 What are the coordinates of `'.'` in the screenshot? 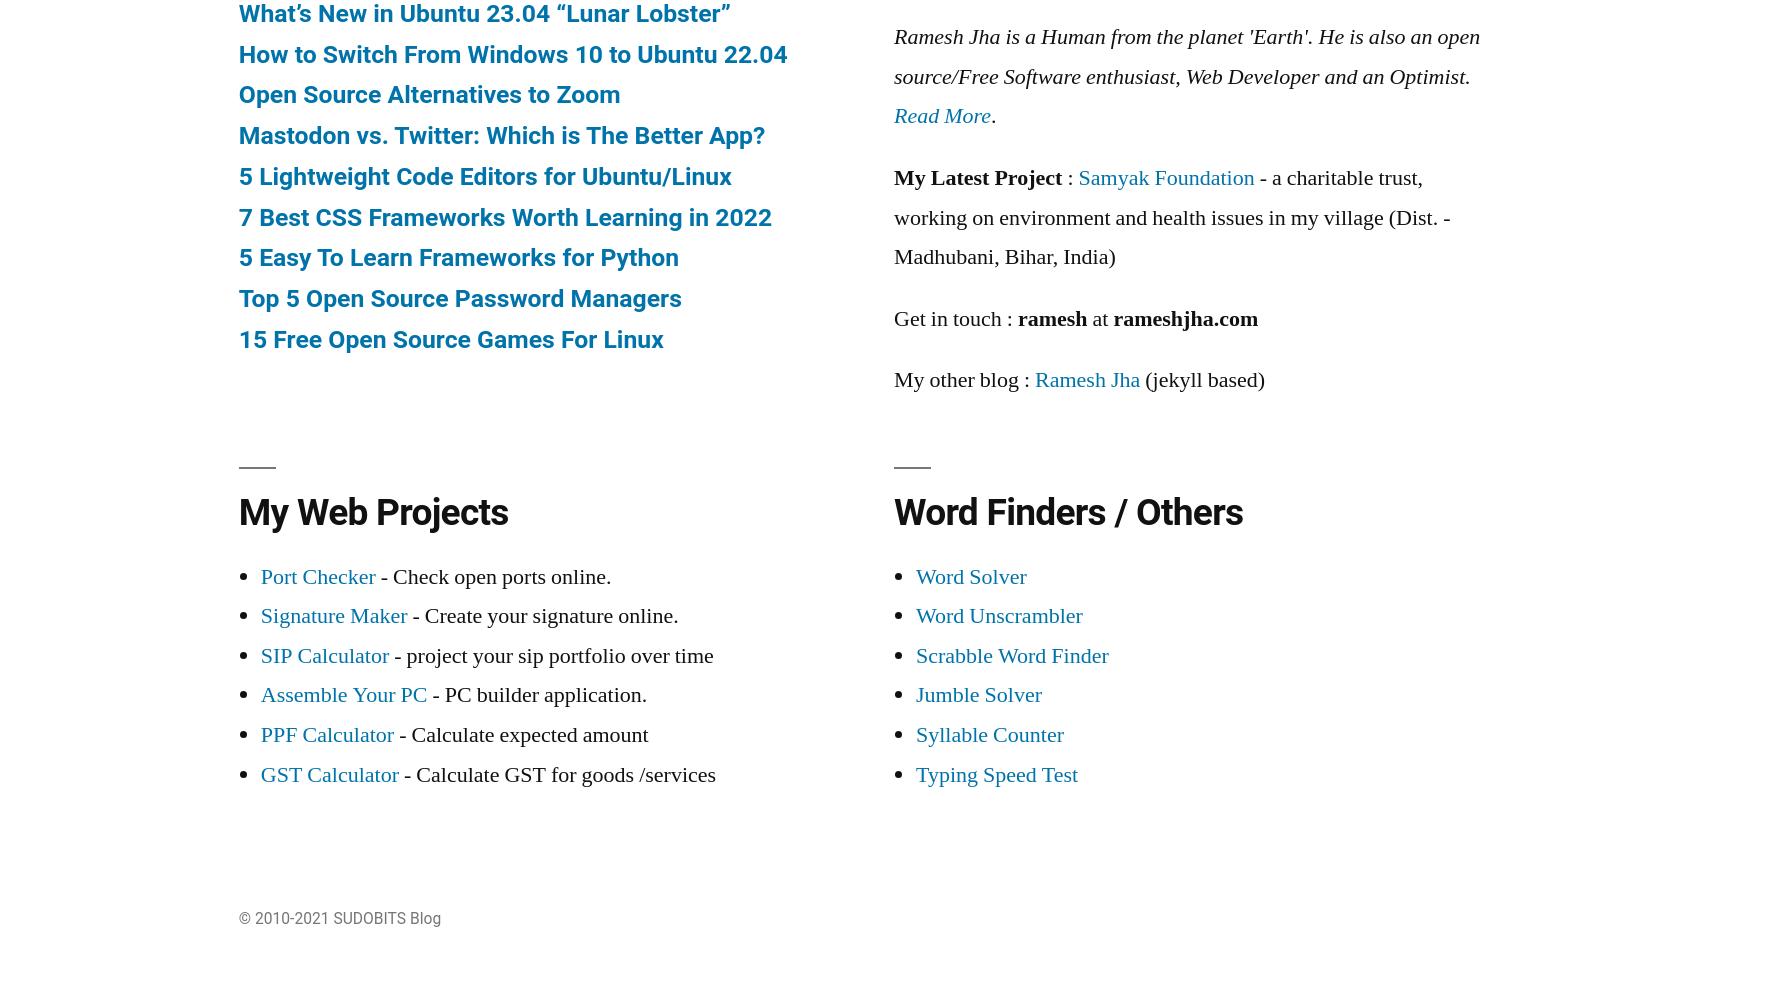 It's located at (993, 115).